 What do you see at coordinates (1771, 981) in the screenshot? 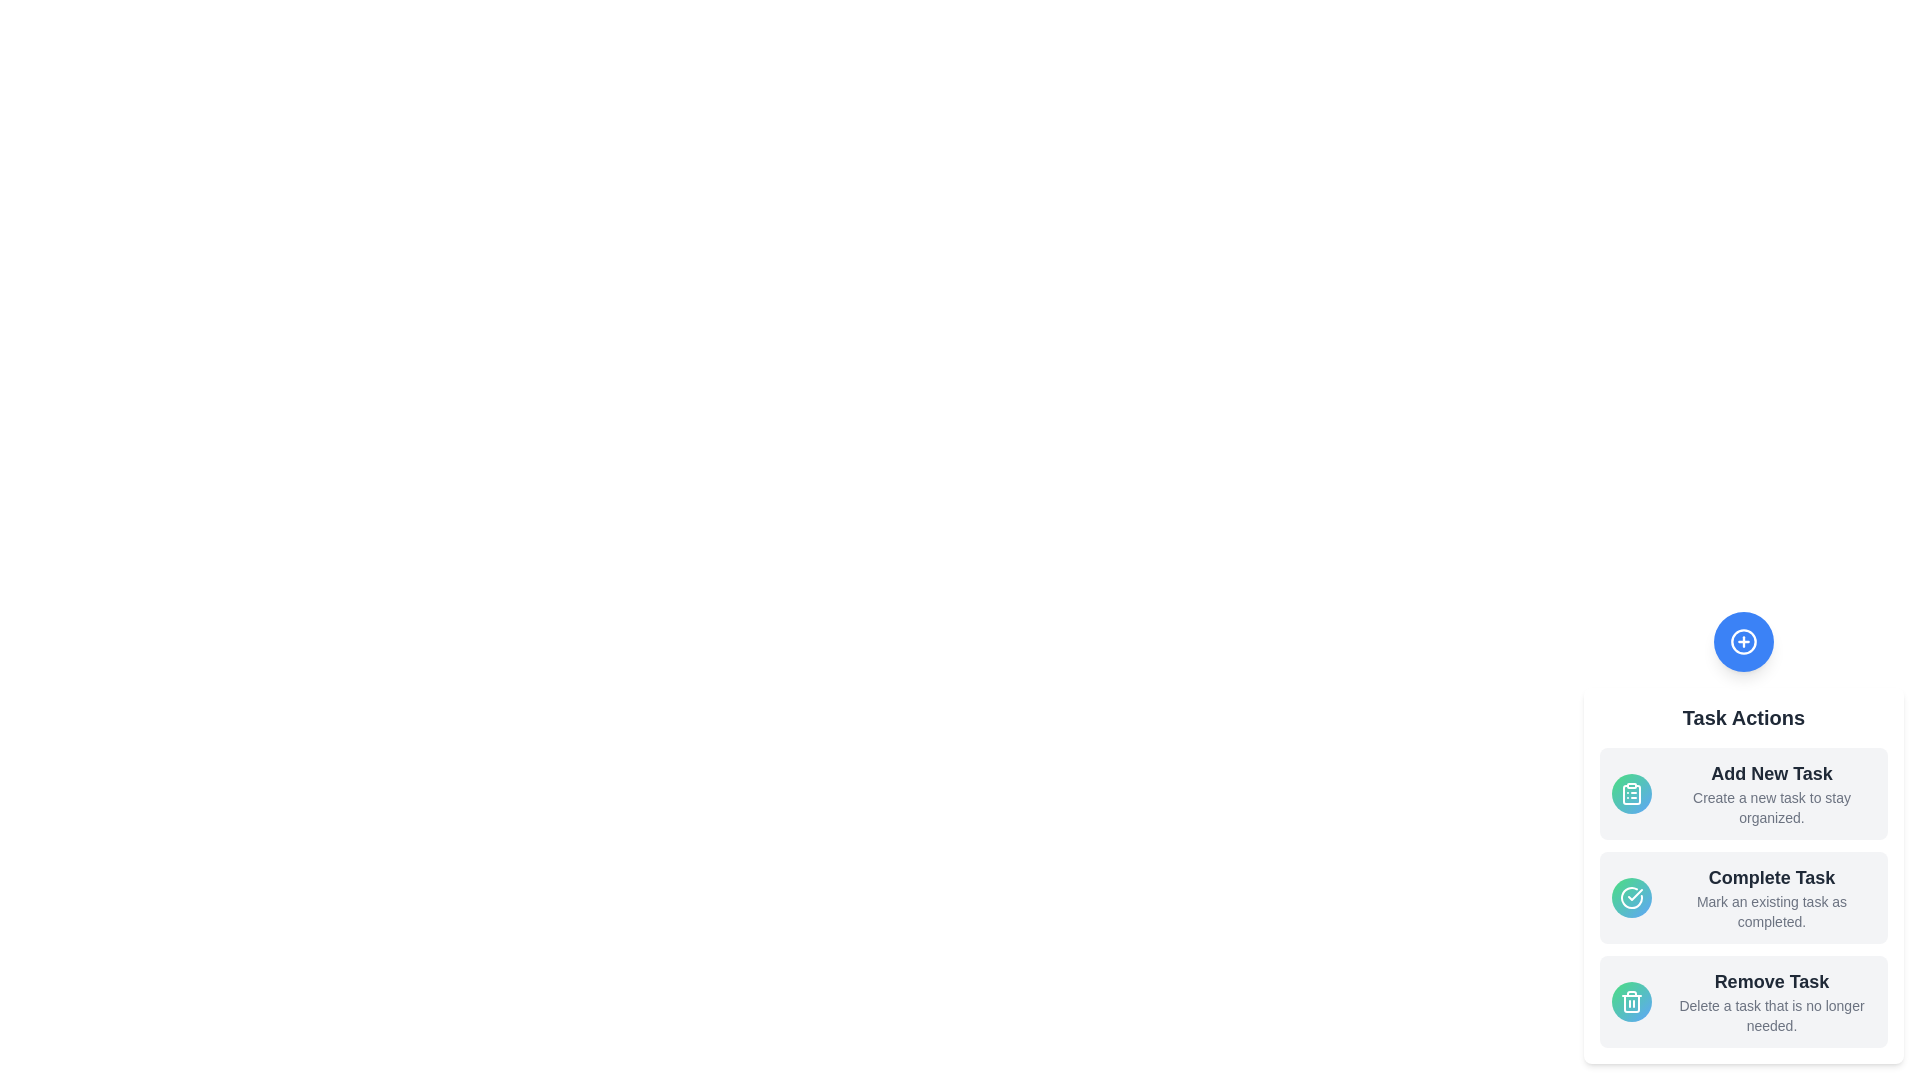
I see `the task option title Remove Task to trigger its interaction` at bounding box center [1771, 981].